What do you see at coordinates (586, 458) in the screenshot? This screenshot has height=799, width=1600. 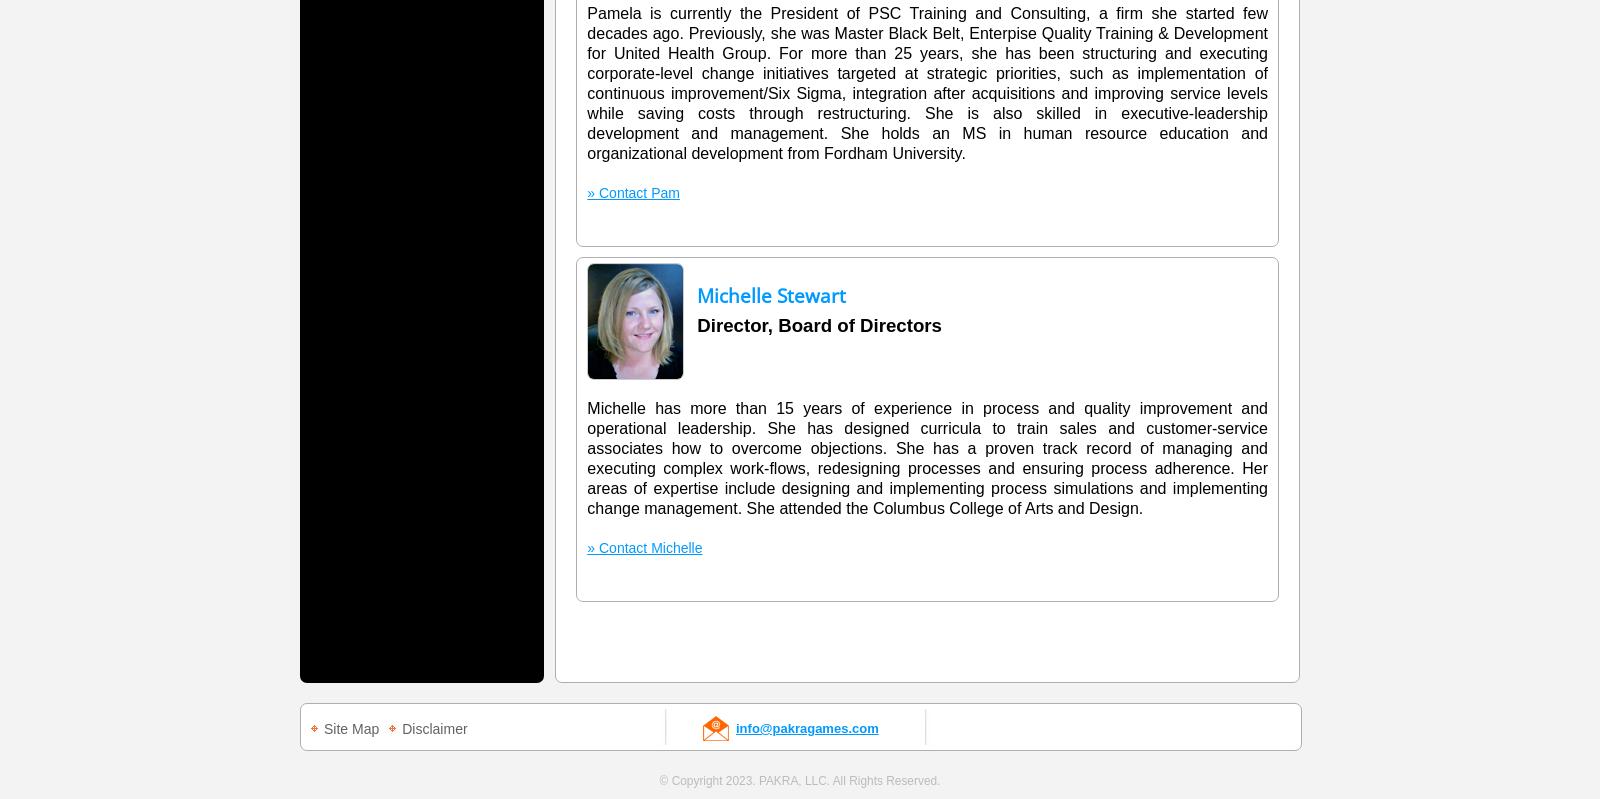 I see `'Michelle has more than 15 years of experience in process and quality improvement and operational leadership. She has designed curricula to train sales and customer-service associates how to overcome objections. She has a proven track record of managing and executing complex work-flows, redesigning processes and ensuring process adherence. Her areas of expertise include designing and implementing process simulations and implementing change management. She attended the Columbus College of Arts and Design.'` at bounding box center [586, 458].